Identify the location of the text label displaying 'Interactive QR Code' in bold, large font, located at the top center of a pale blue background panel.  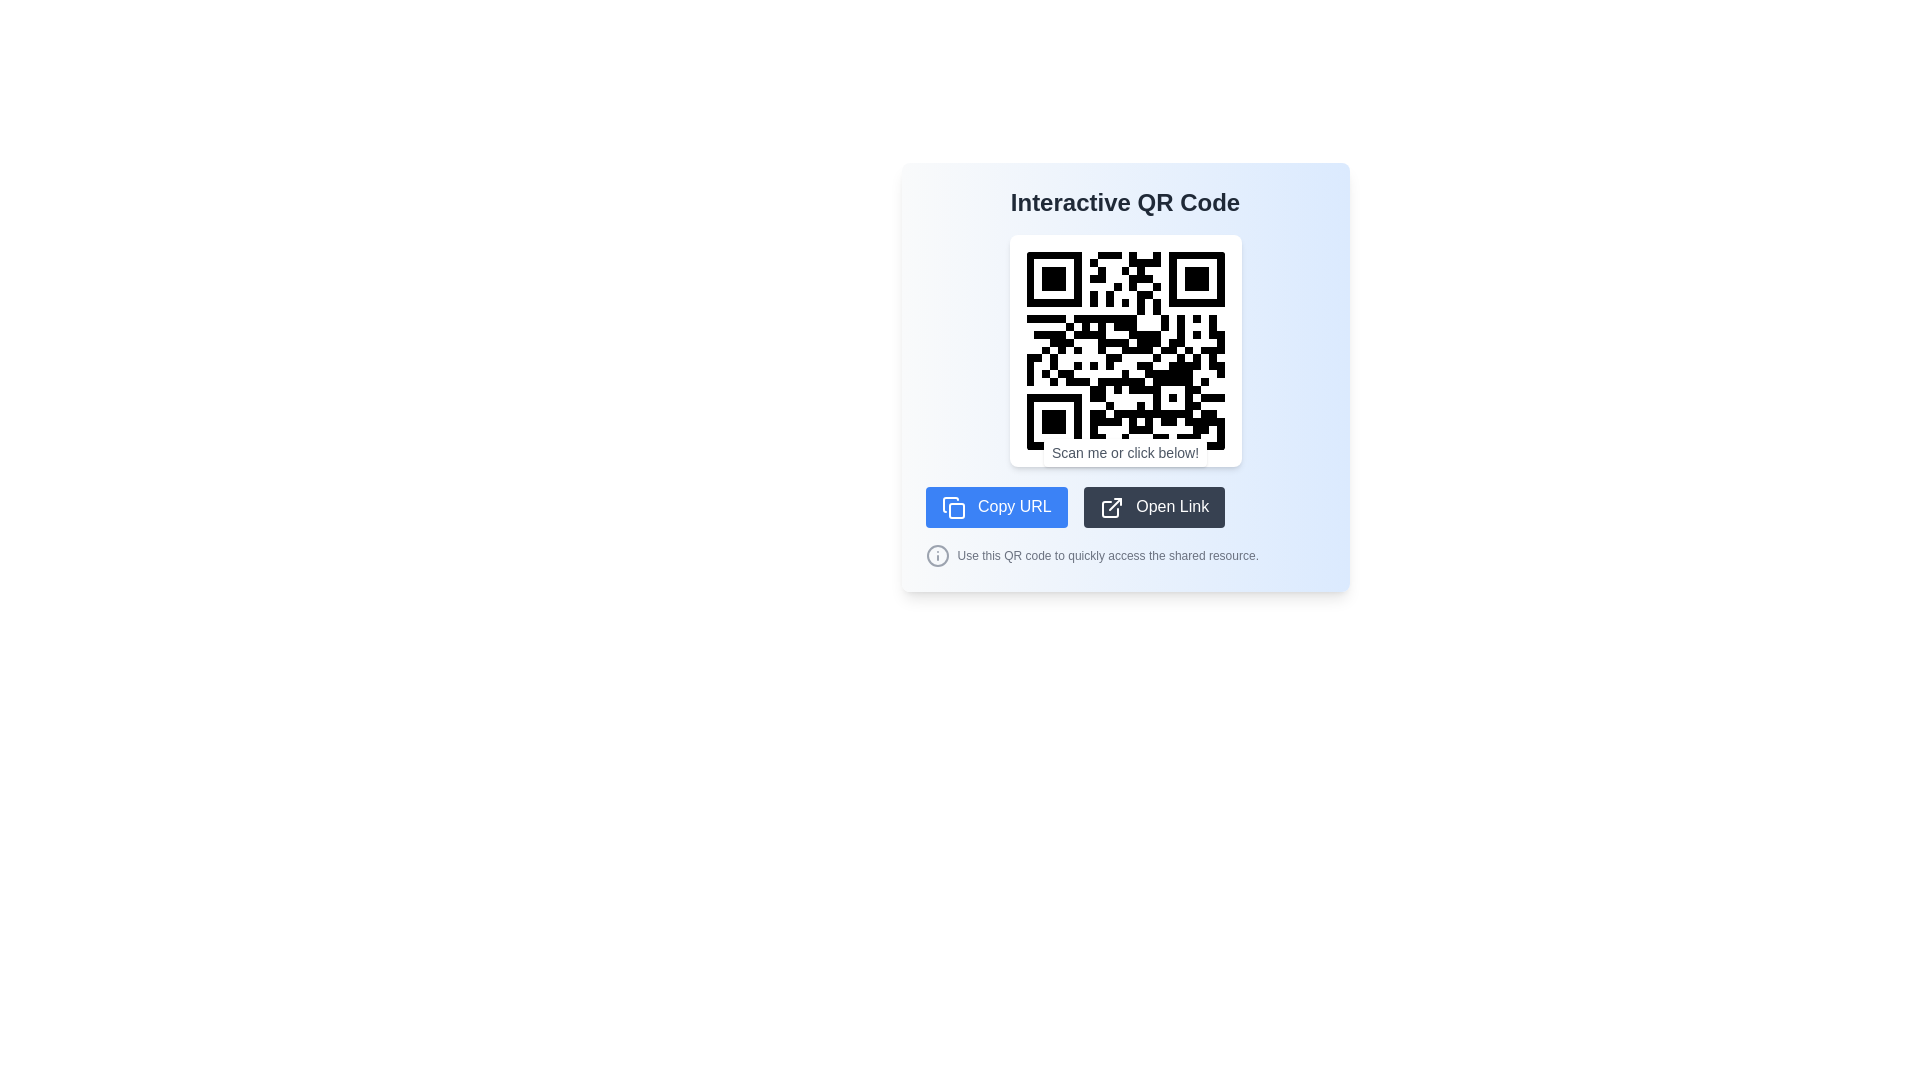
(1125, 203).